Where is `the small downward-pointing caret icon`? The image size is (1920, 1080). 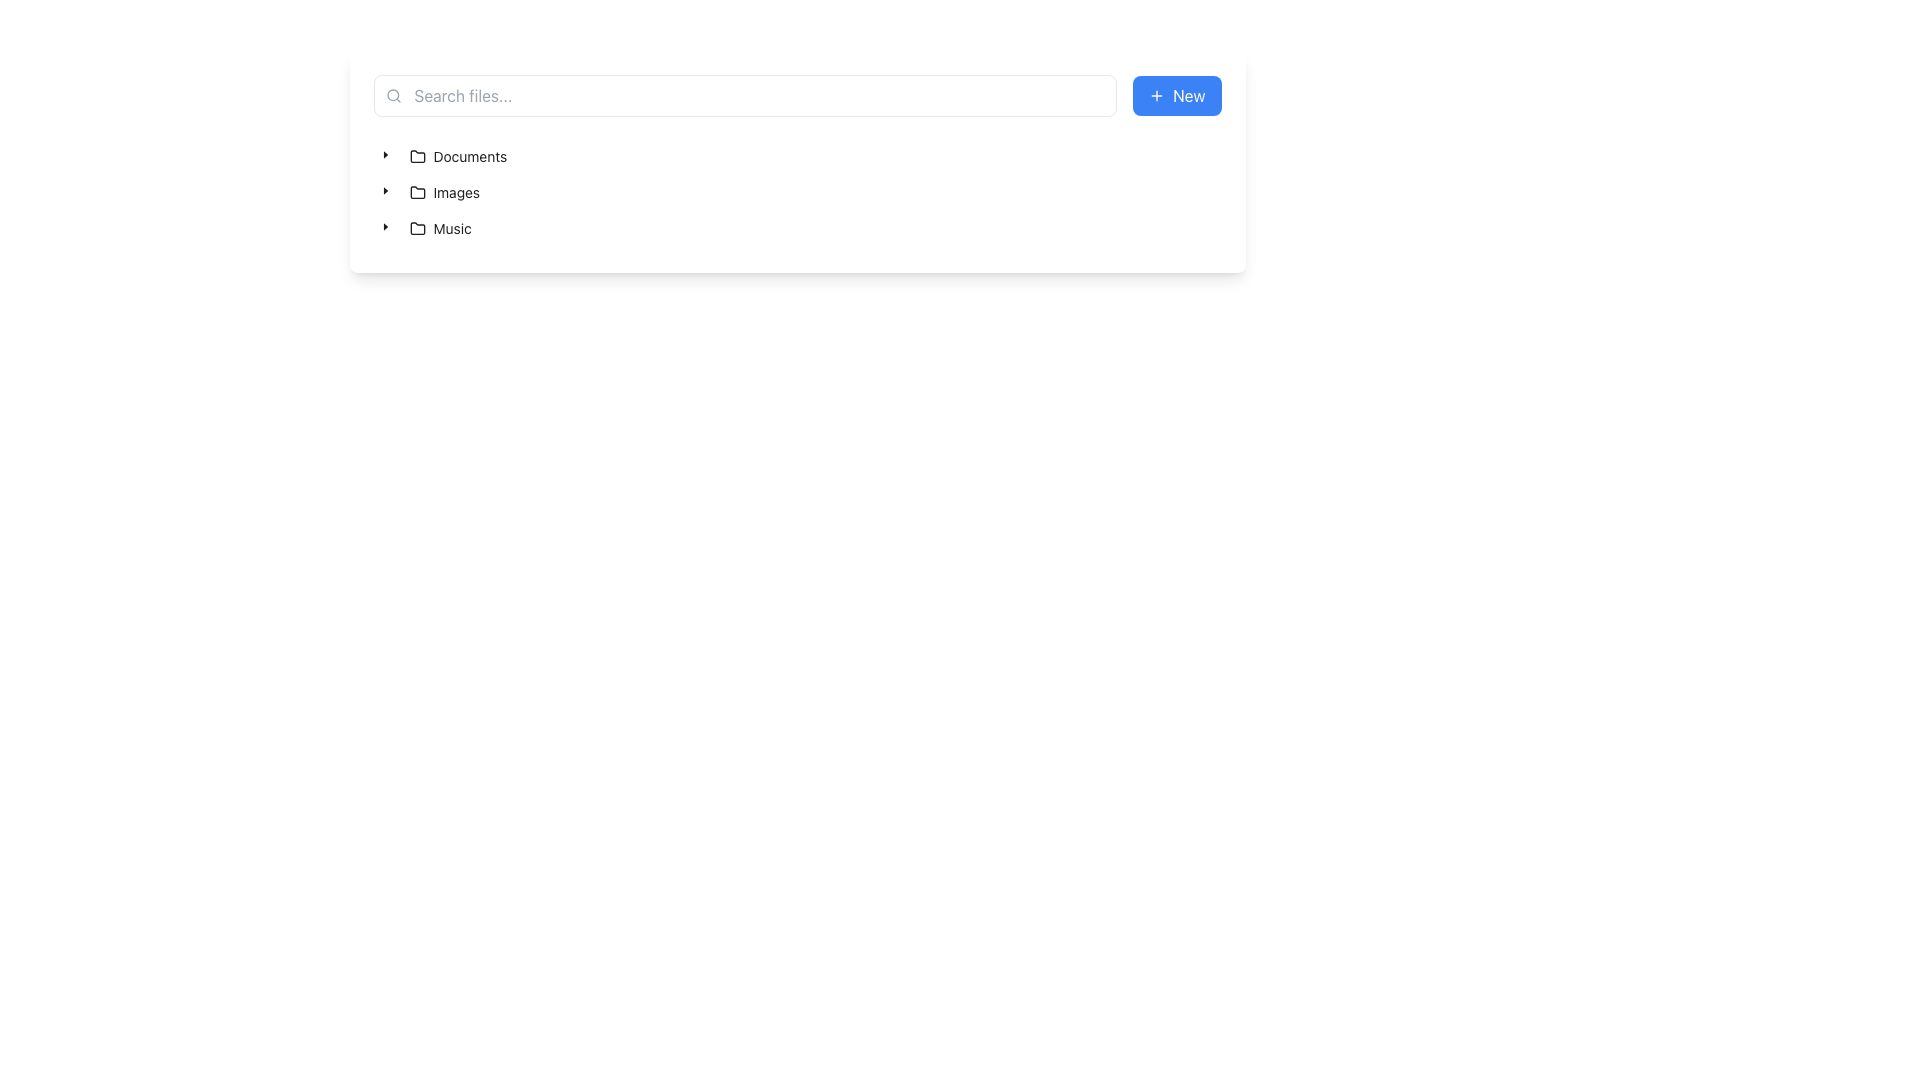
the small downward-pointing caret icon is located at coordinates (385, 191).